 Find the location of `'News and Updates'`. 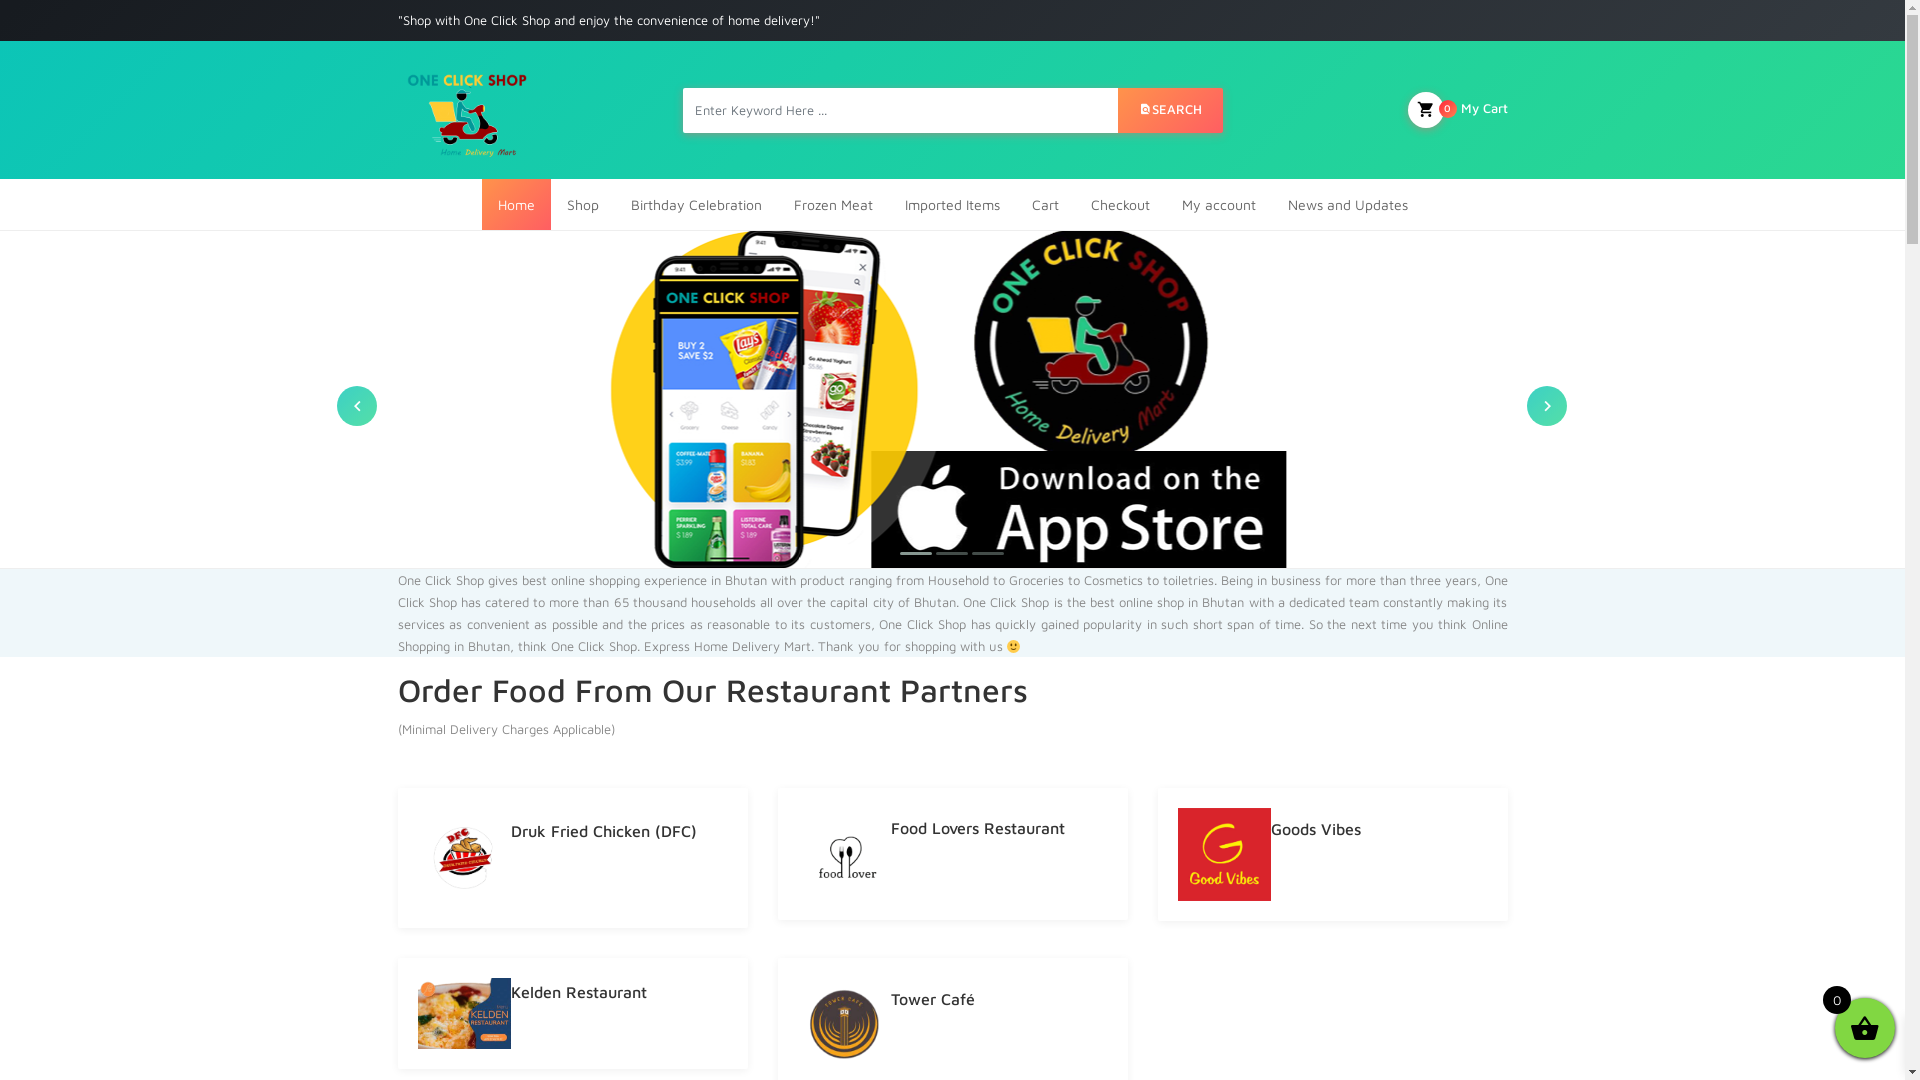

'News and Updates' is located at coordinates (1348, 204).